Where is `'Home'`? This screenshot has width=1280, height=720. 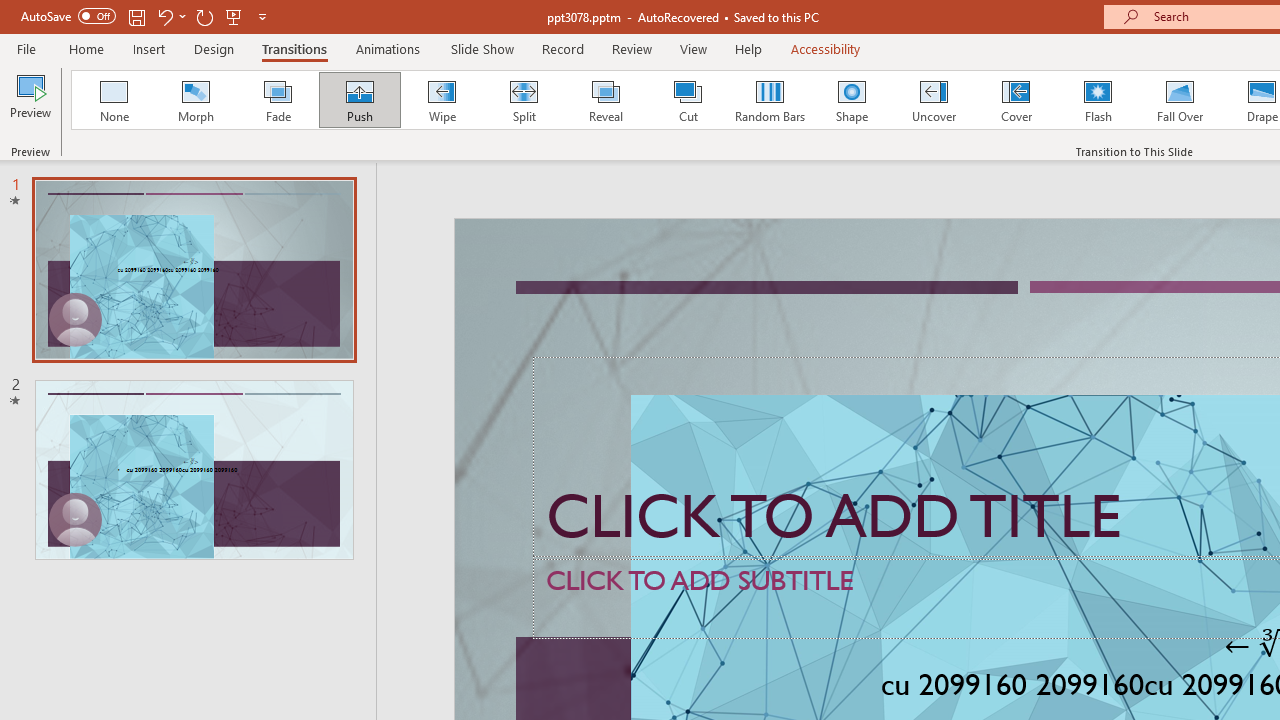
'Home' is located at coordinates (85, 48).